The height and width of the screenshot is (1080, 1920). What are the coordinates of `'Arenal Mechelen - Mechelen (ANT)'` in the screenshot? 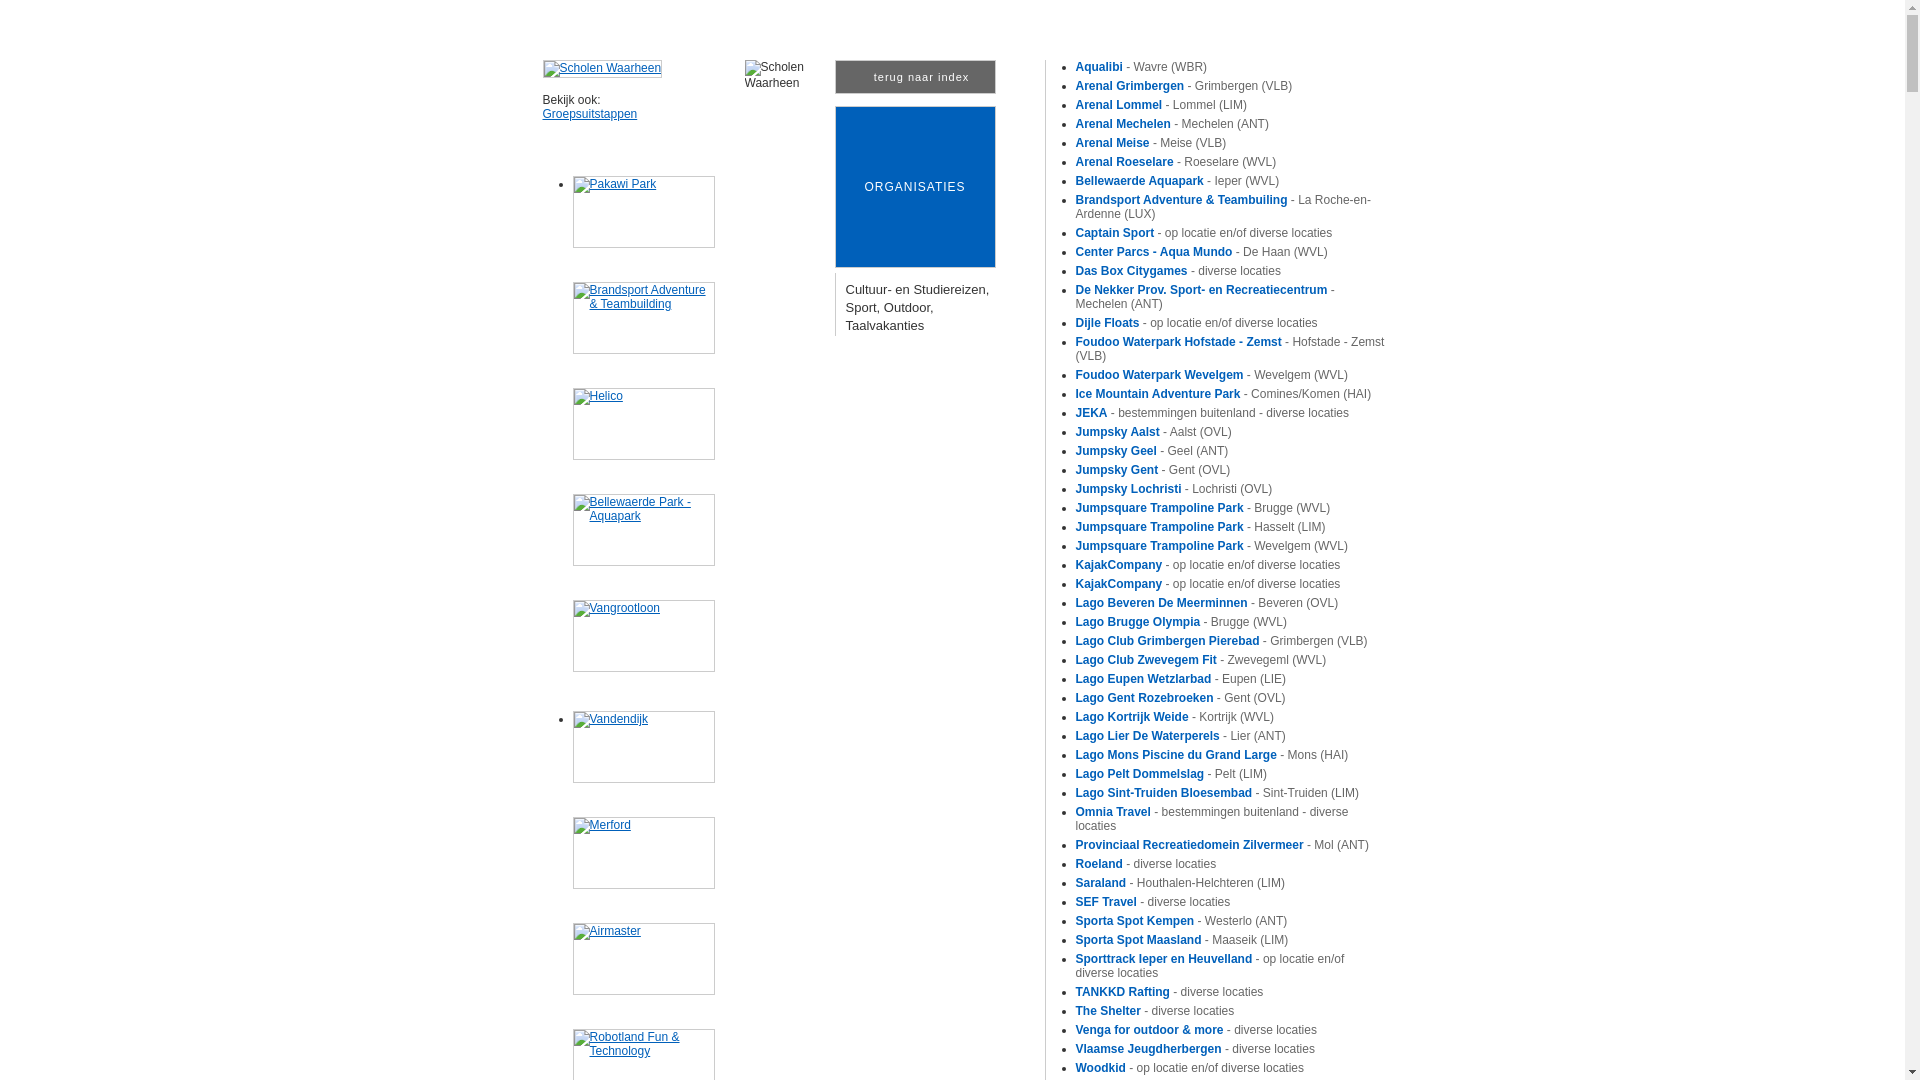 It's located at (1172, 123).